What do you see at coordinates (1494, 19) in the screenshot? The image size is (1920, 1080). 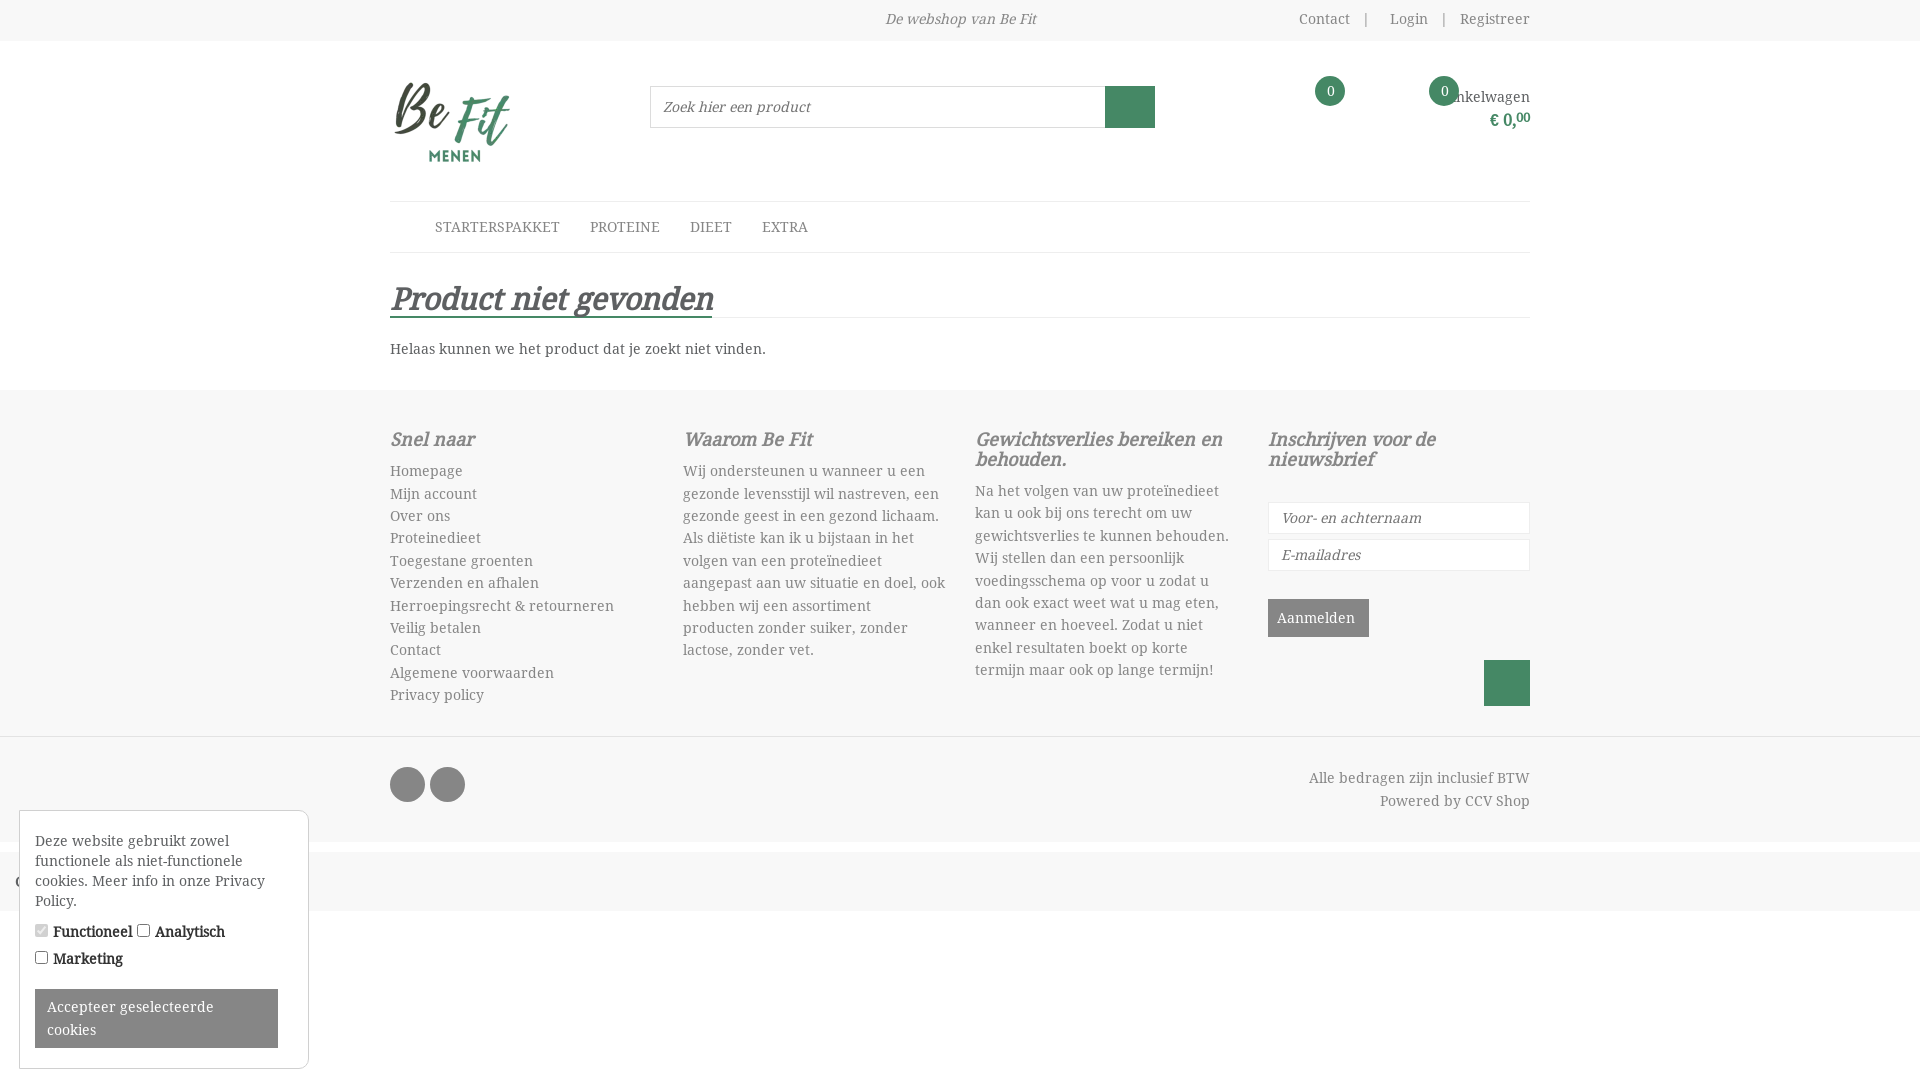 I see `'Registreer'` at bounding box center [1494, 19].